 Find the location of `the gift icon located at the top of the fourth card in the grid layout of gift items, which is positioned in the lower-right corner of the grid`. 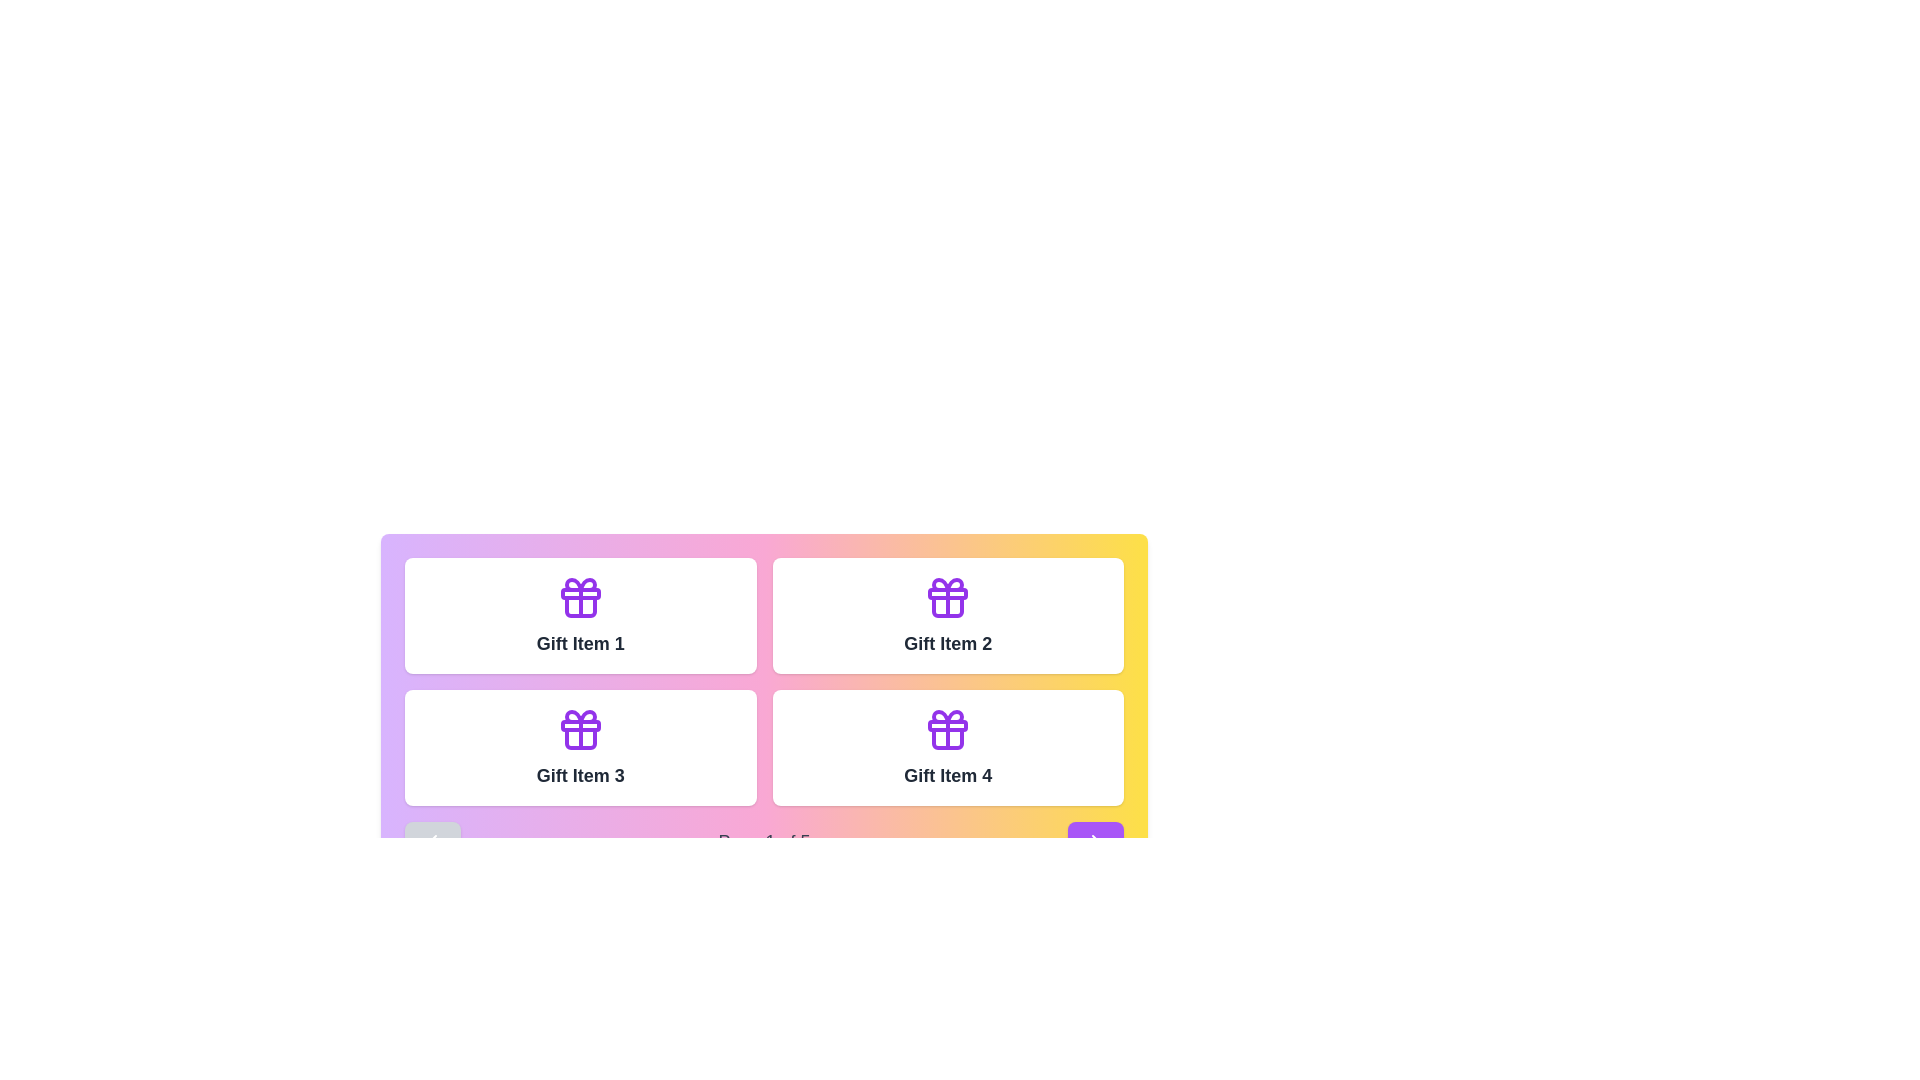

the gift icon located at the top of the fourth card in the grid layout of gift items, which is positioned in the lower-right corner of the grid is located at coordinates (947, 729).